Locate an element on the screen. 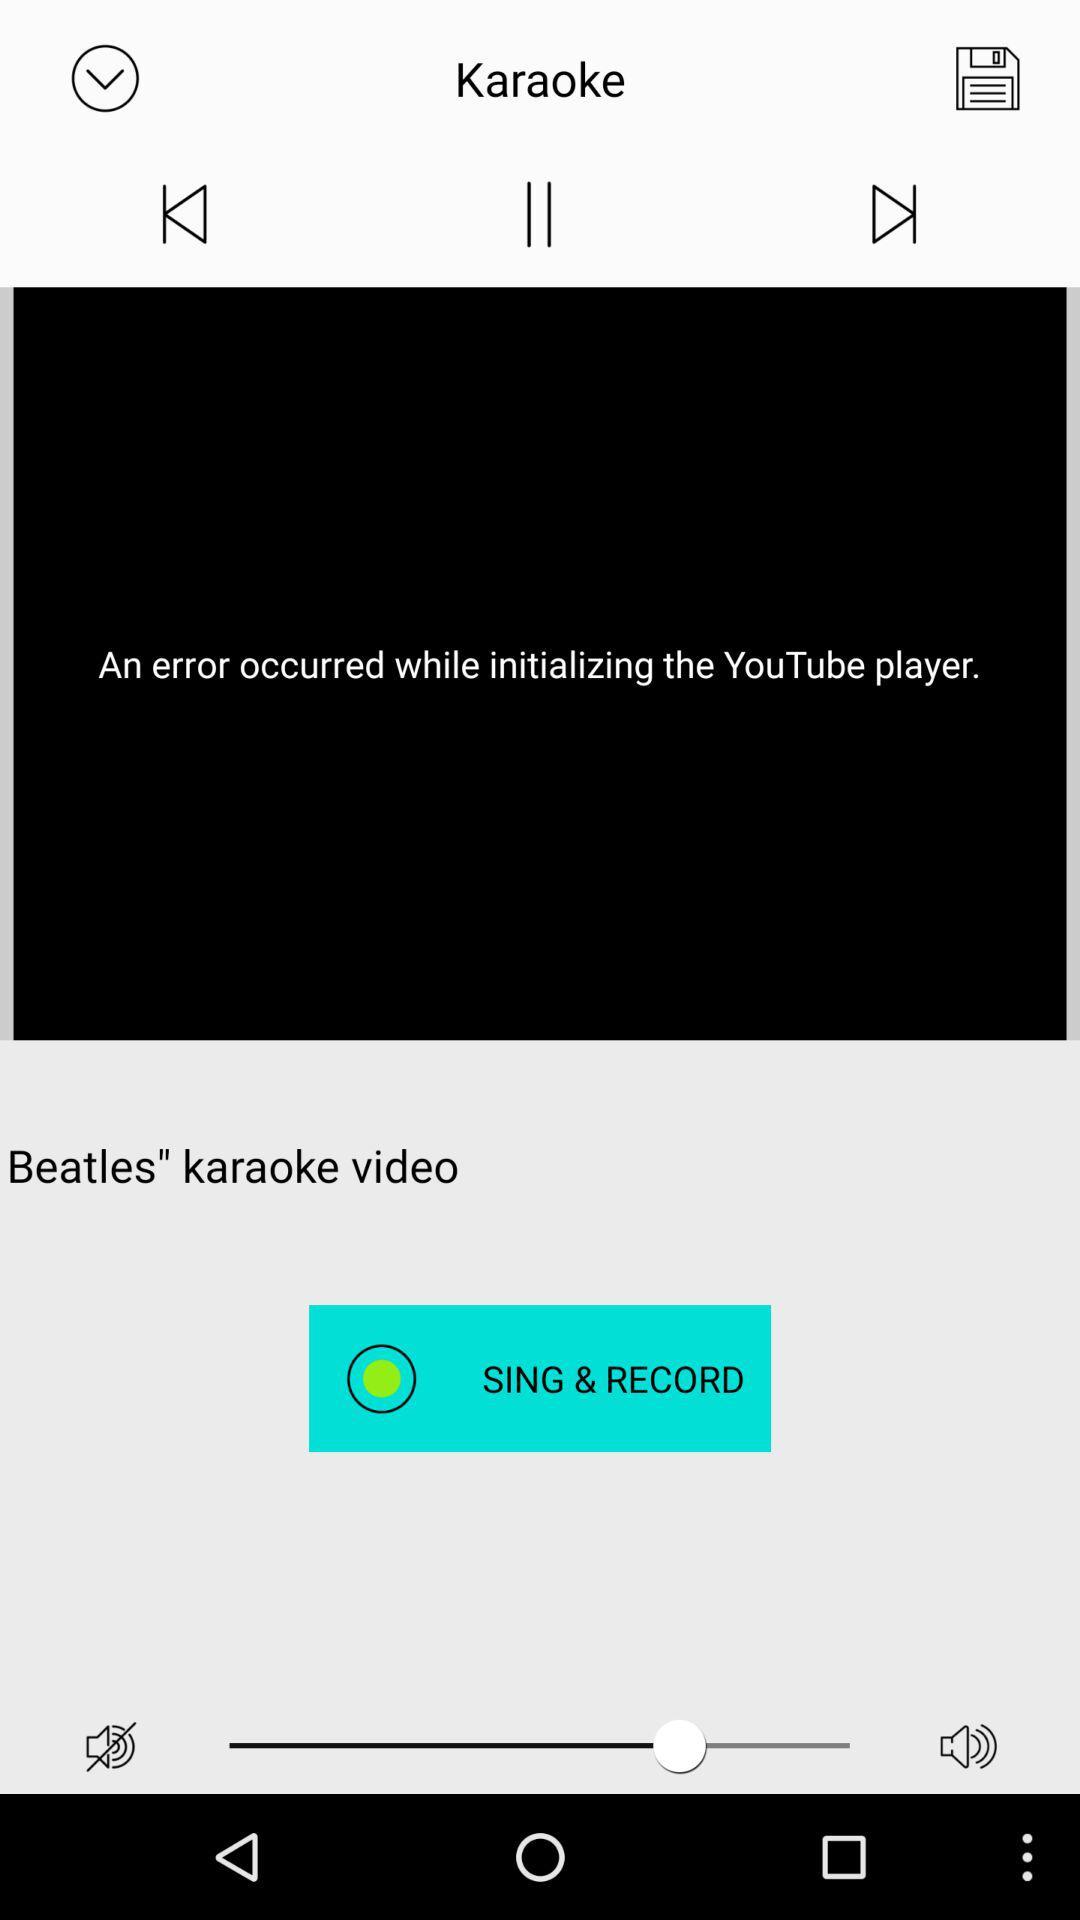  the expand_more icon is located at coordinates (104, 83).